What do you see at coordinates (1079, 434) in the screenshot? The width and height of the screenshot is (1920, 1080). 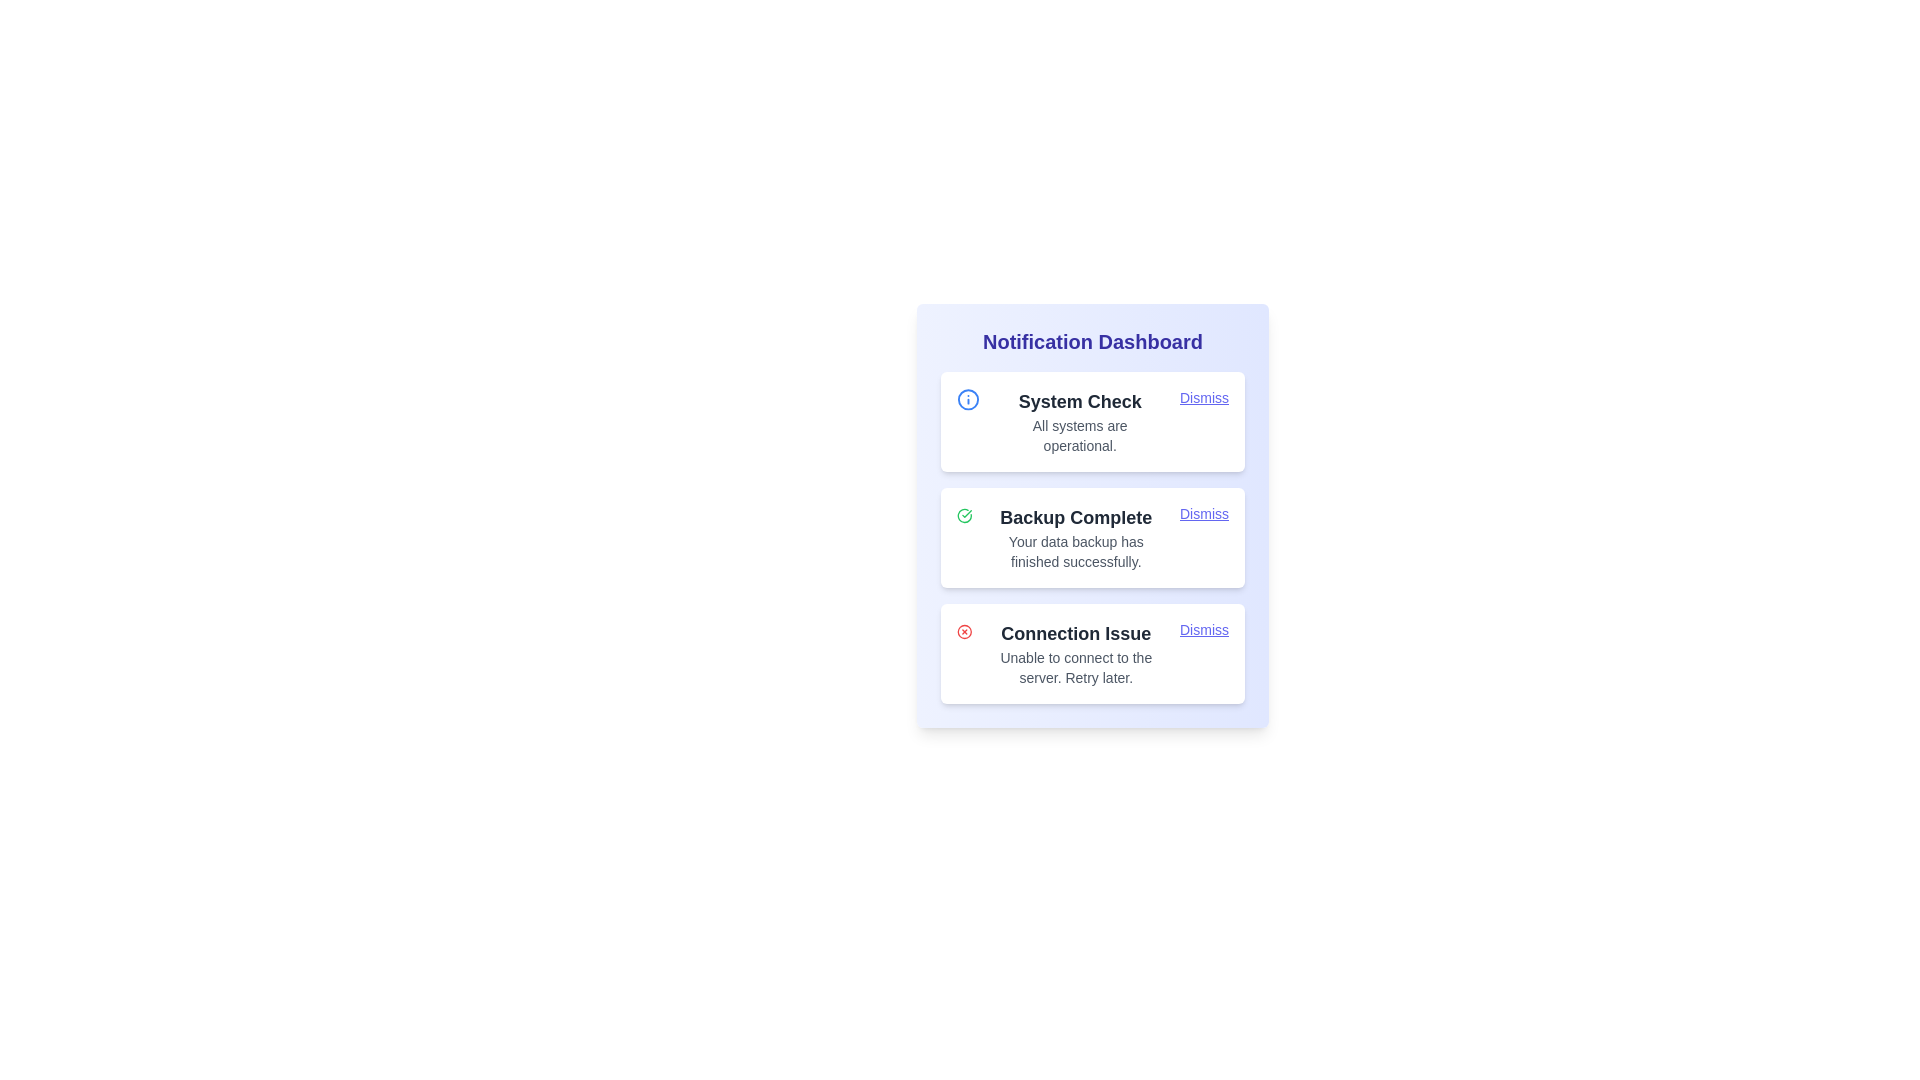 I see `static text label that says 'All systems are operational.' located in the 'System Check' notification card, positioned at the center bottom of the card` at bounding box center [1079, 434].